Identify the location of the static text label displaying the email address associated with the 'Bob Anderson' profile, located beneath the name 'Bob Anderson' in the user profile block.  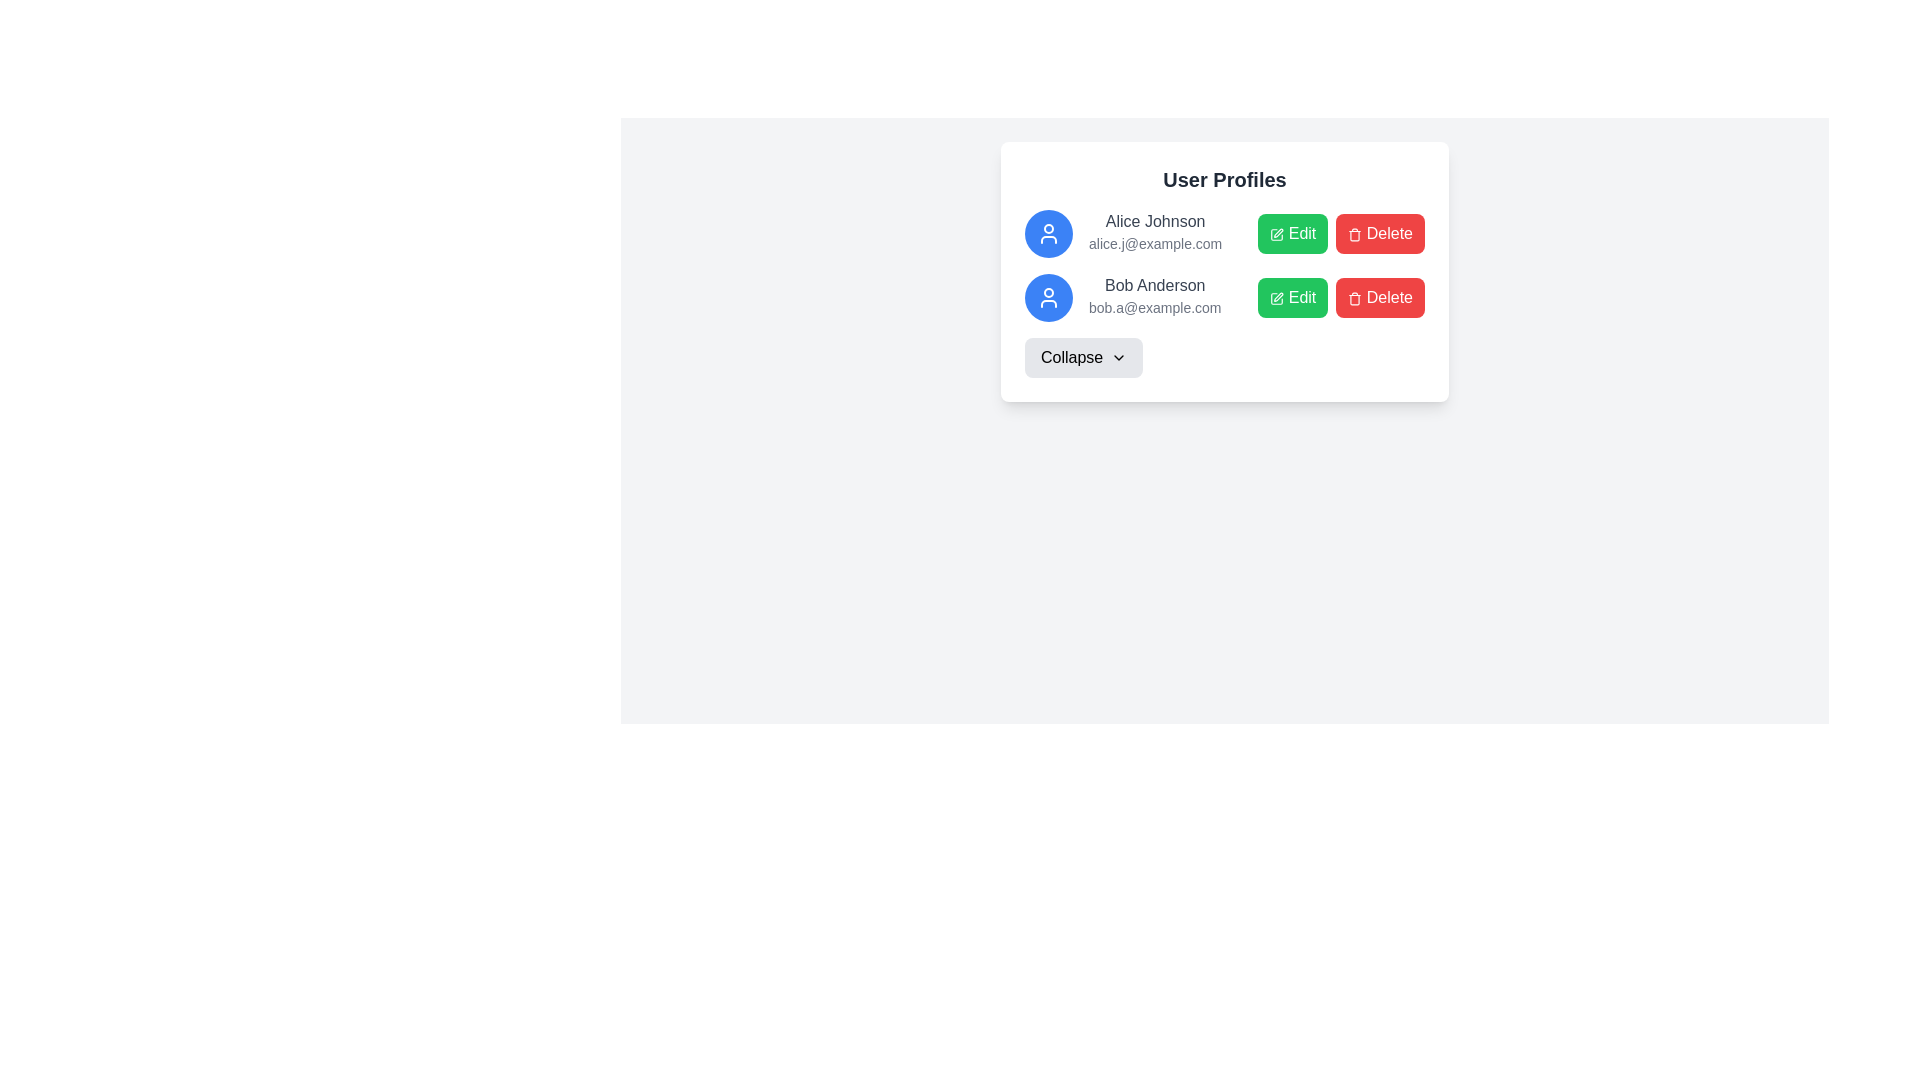
(1155, 308).